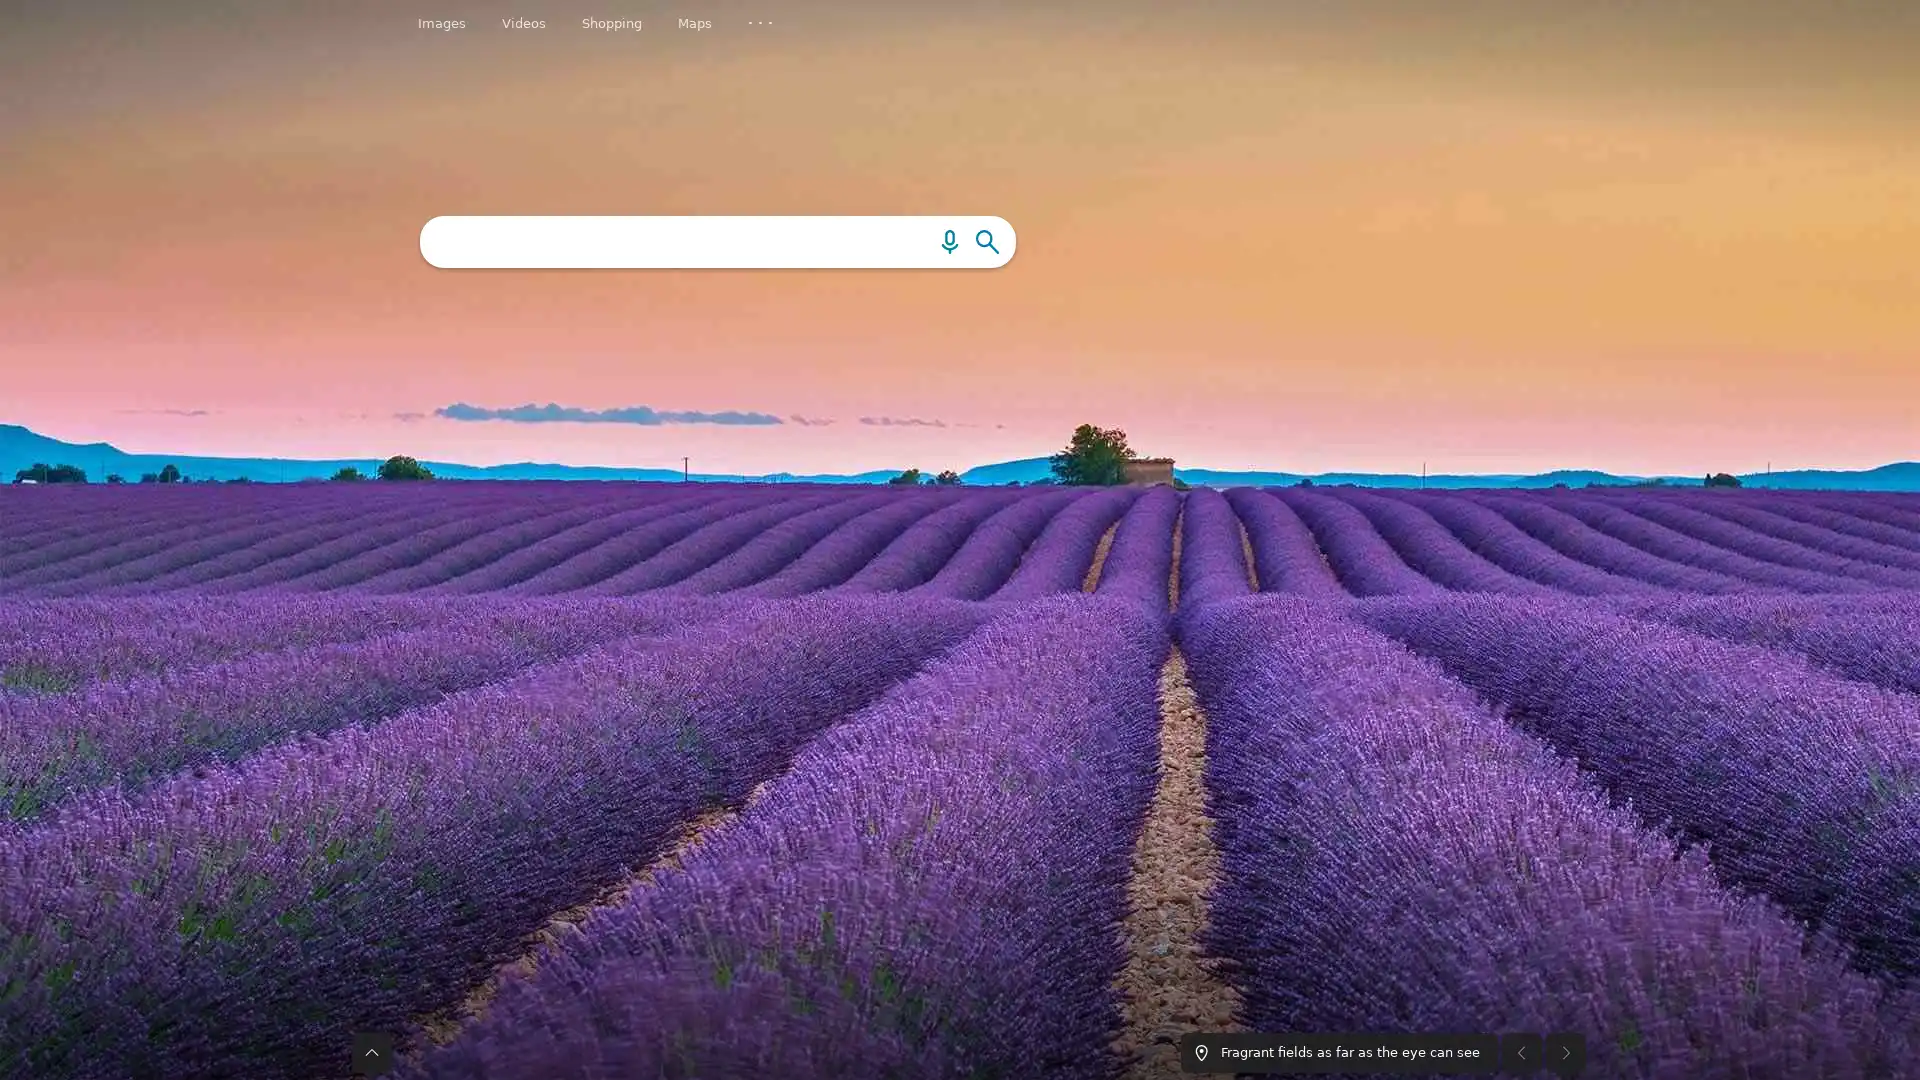 The image size is (1920, 1080). What do you see at coordinates (1632, 816) in the screenshot?
I see `More news` at bounding box center [1632, 816].